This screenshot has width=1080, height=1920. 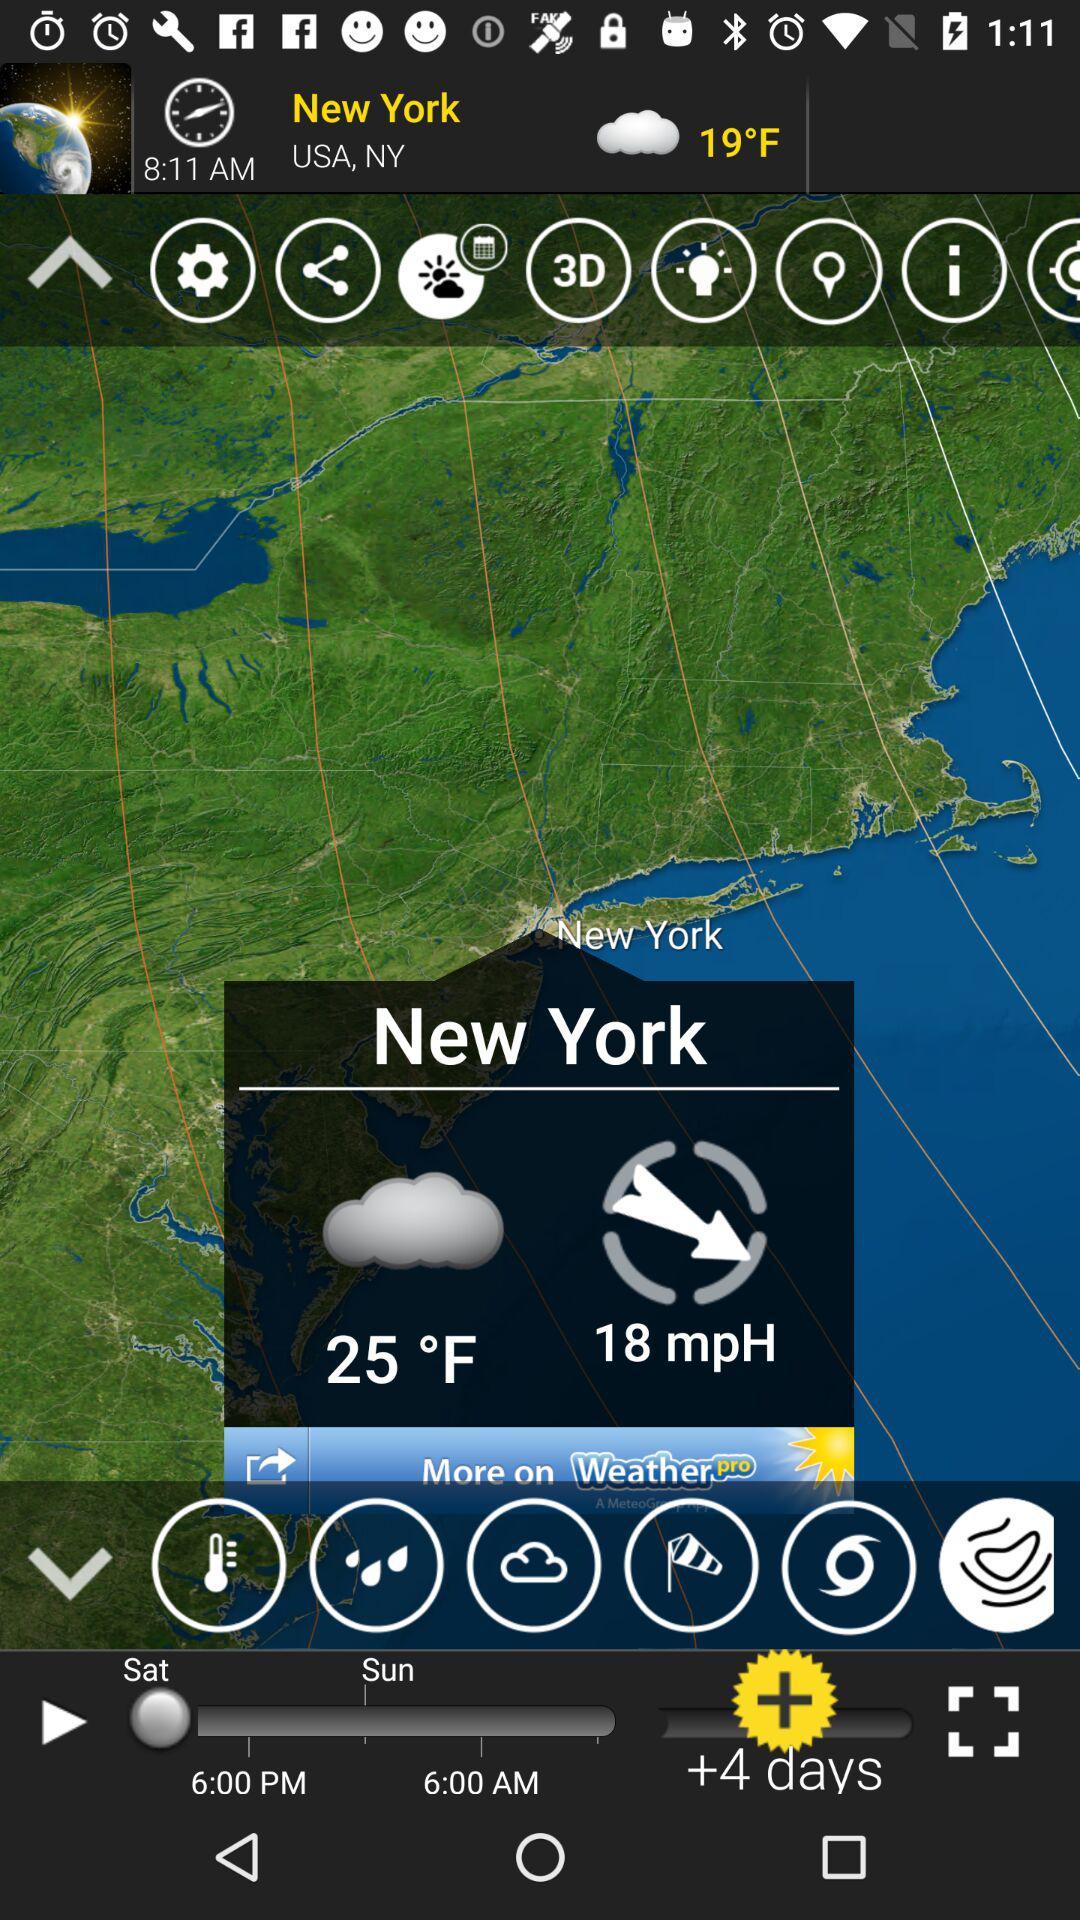 I want to click on the weather icon, so click(x=219, y=1564).